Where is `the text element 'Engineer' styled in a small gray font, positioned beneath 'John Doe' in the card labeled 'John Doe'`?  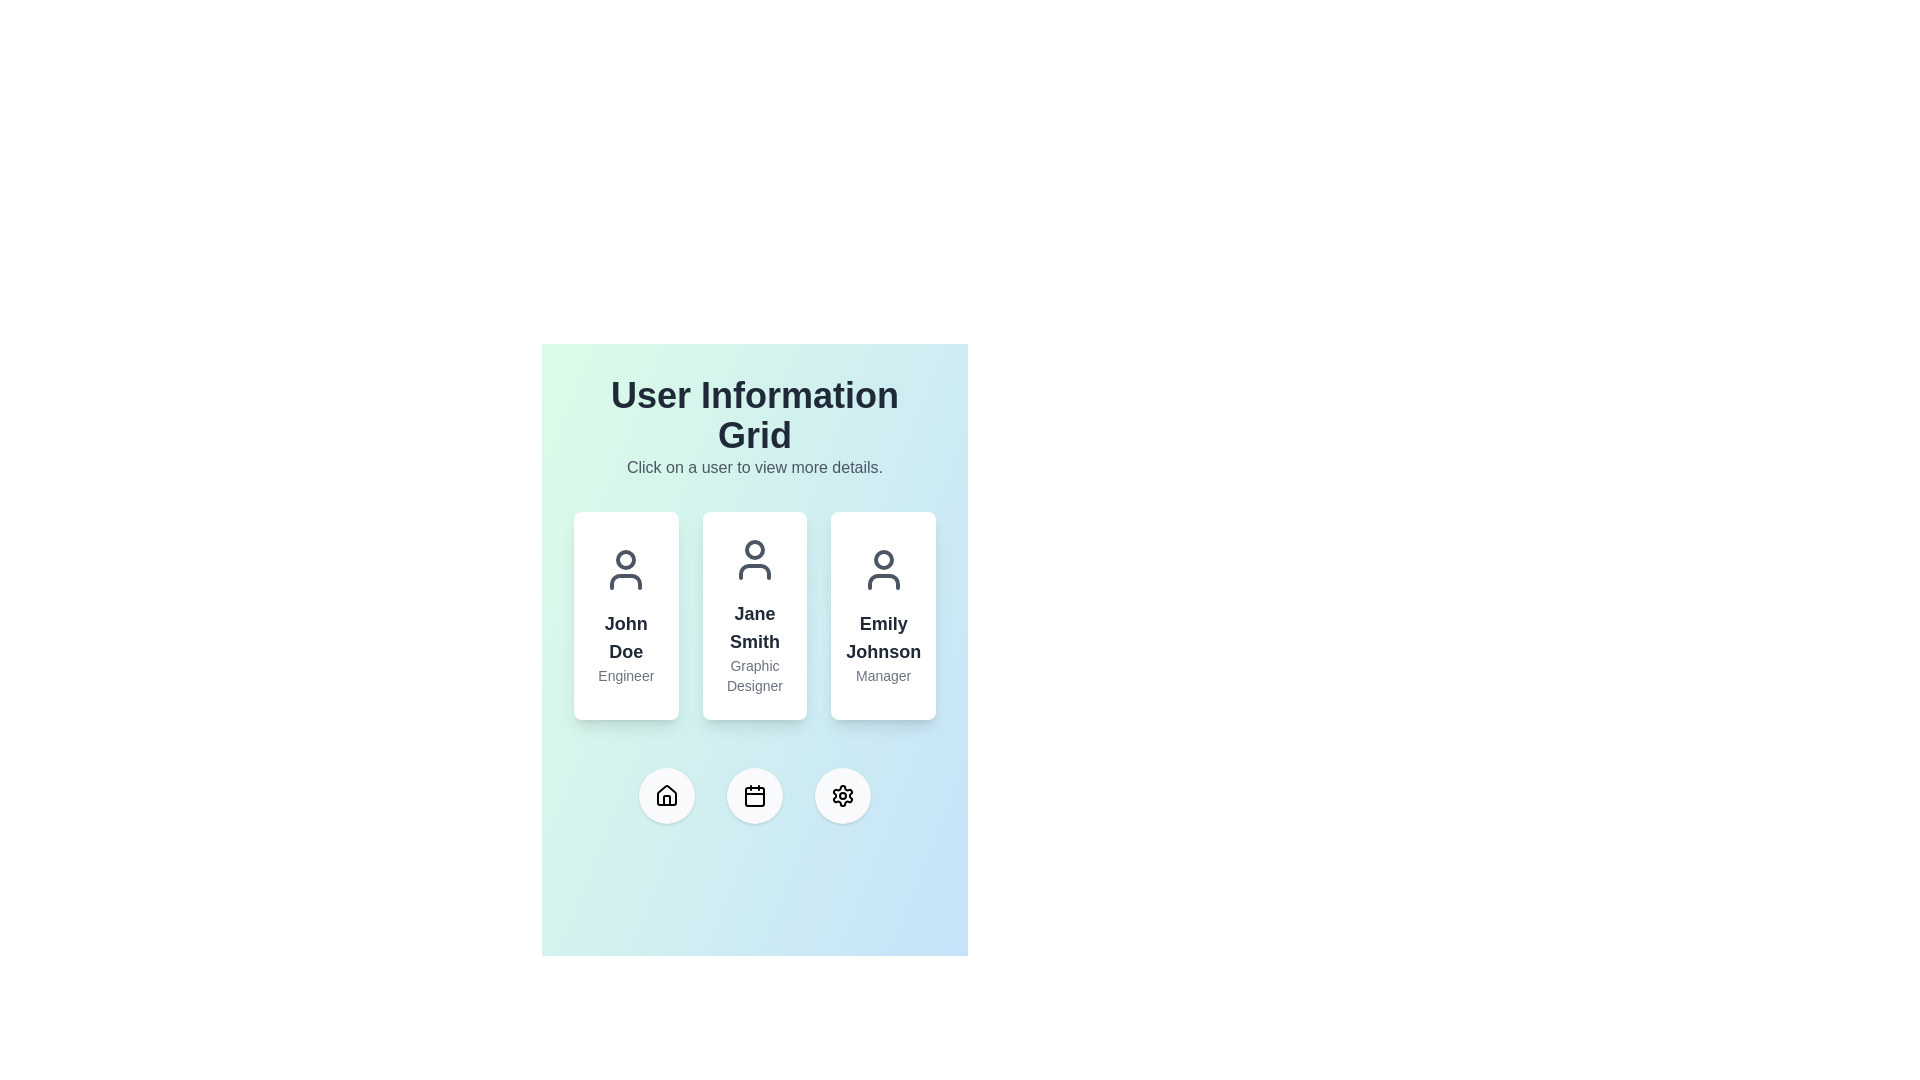 the text element 'Engineer' styled in a small gray font, positioned beneath 'John Doe' in the card labeled 'John Doe' is located at coordinates (625, 675).